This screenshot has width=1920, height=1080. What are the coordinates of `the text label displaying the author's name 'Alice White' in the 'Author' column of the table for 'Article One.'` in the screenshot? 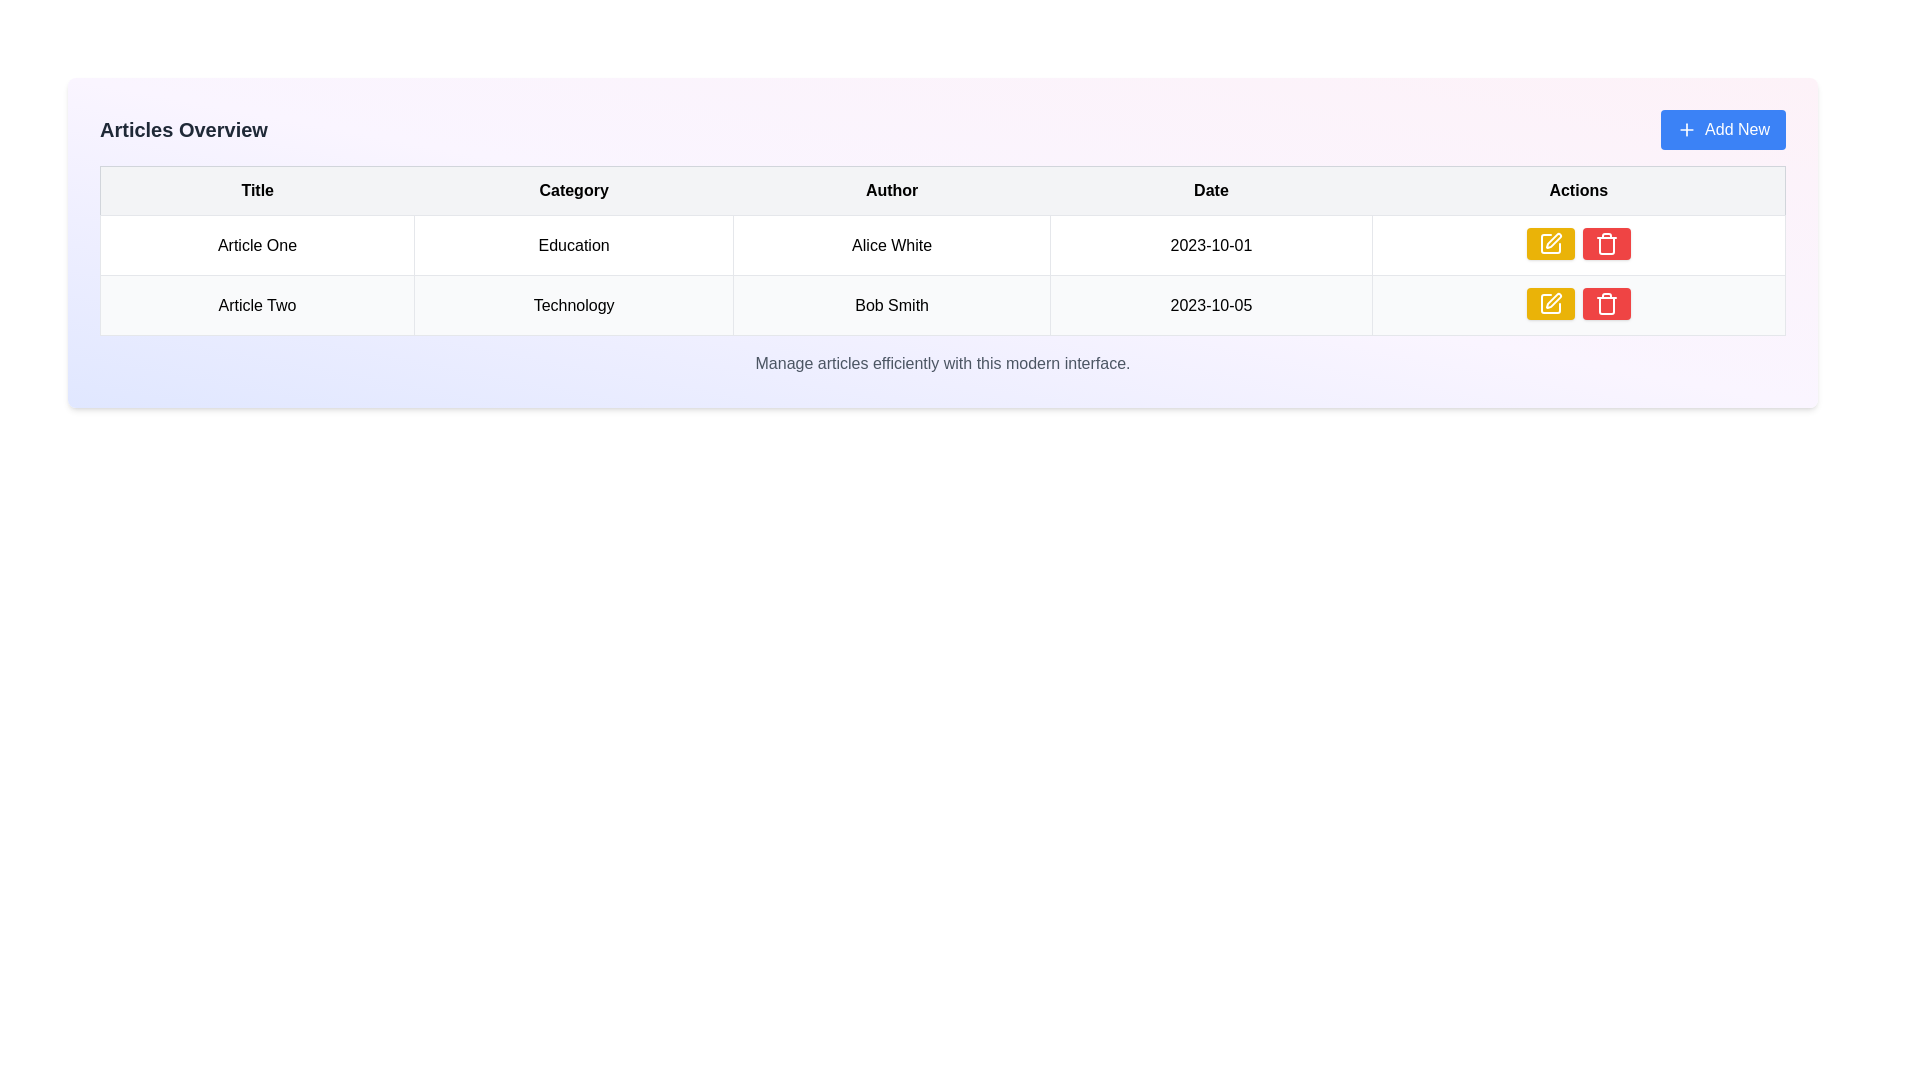 It's located at (891, 244).